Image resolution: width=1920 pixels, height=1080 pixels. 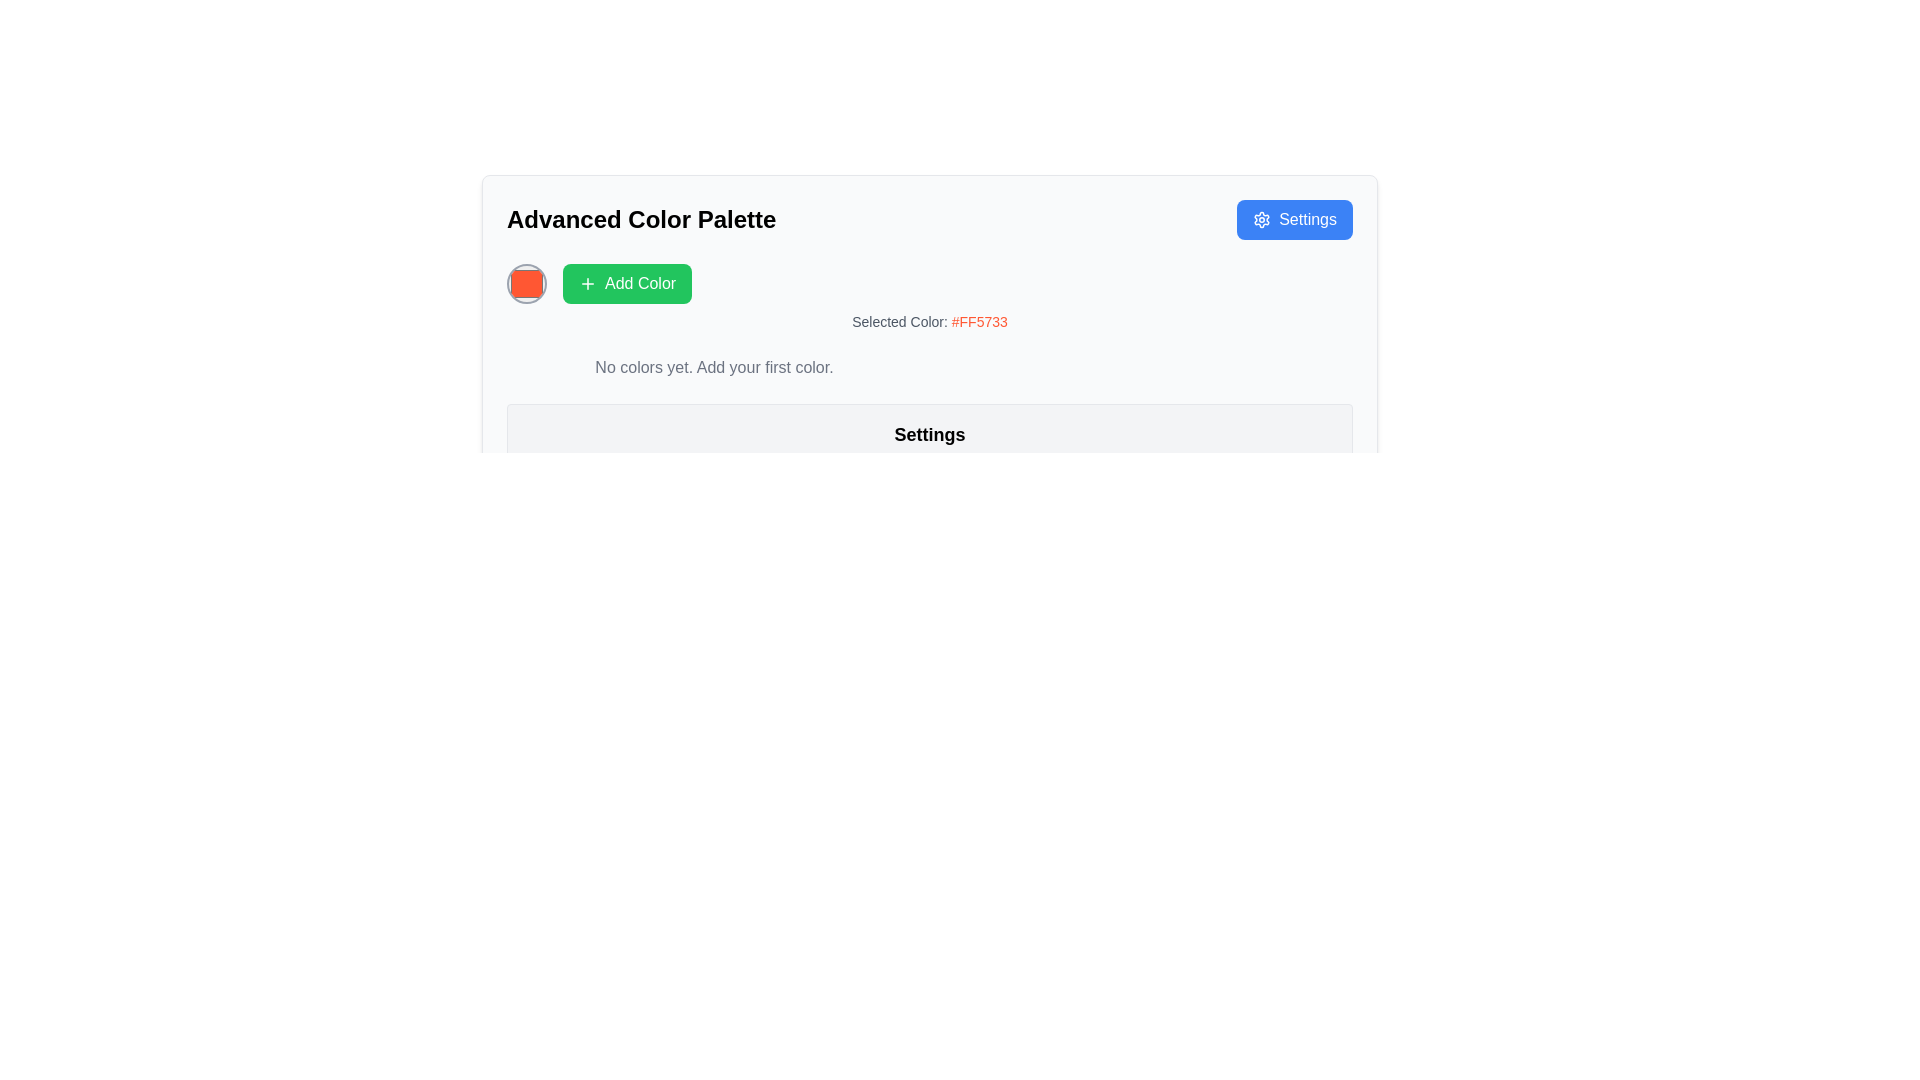 I want to click on the button used to add a new color to the palette, located in the middle-right region below the heading 'Advanced Color Palette', so click(x=626, y=284).